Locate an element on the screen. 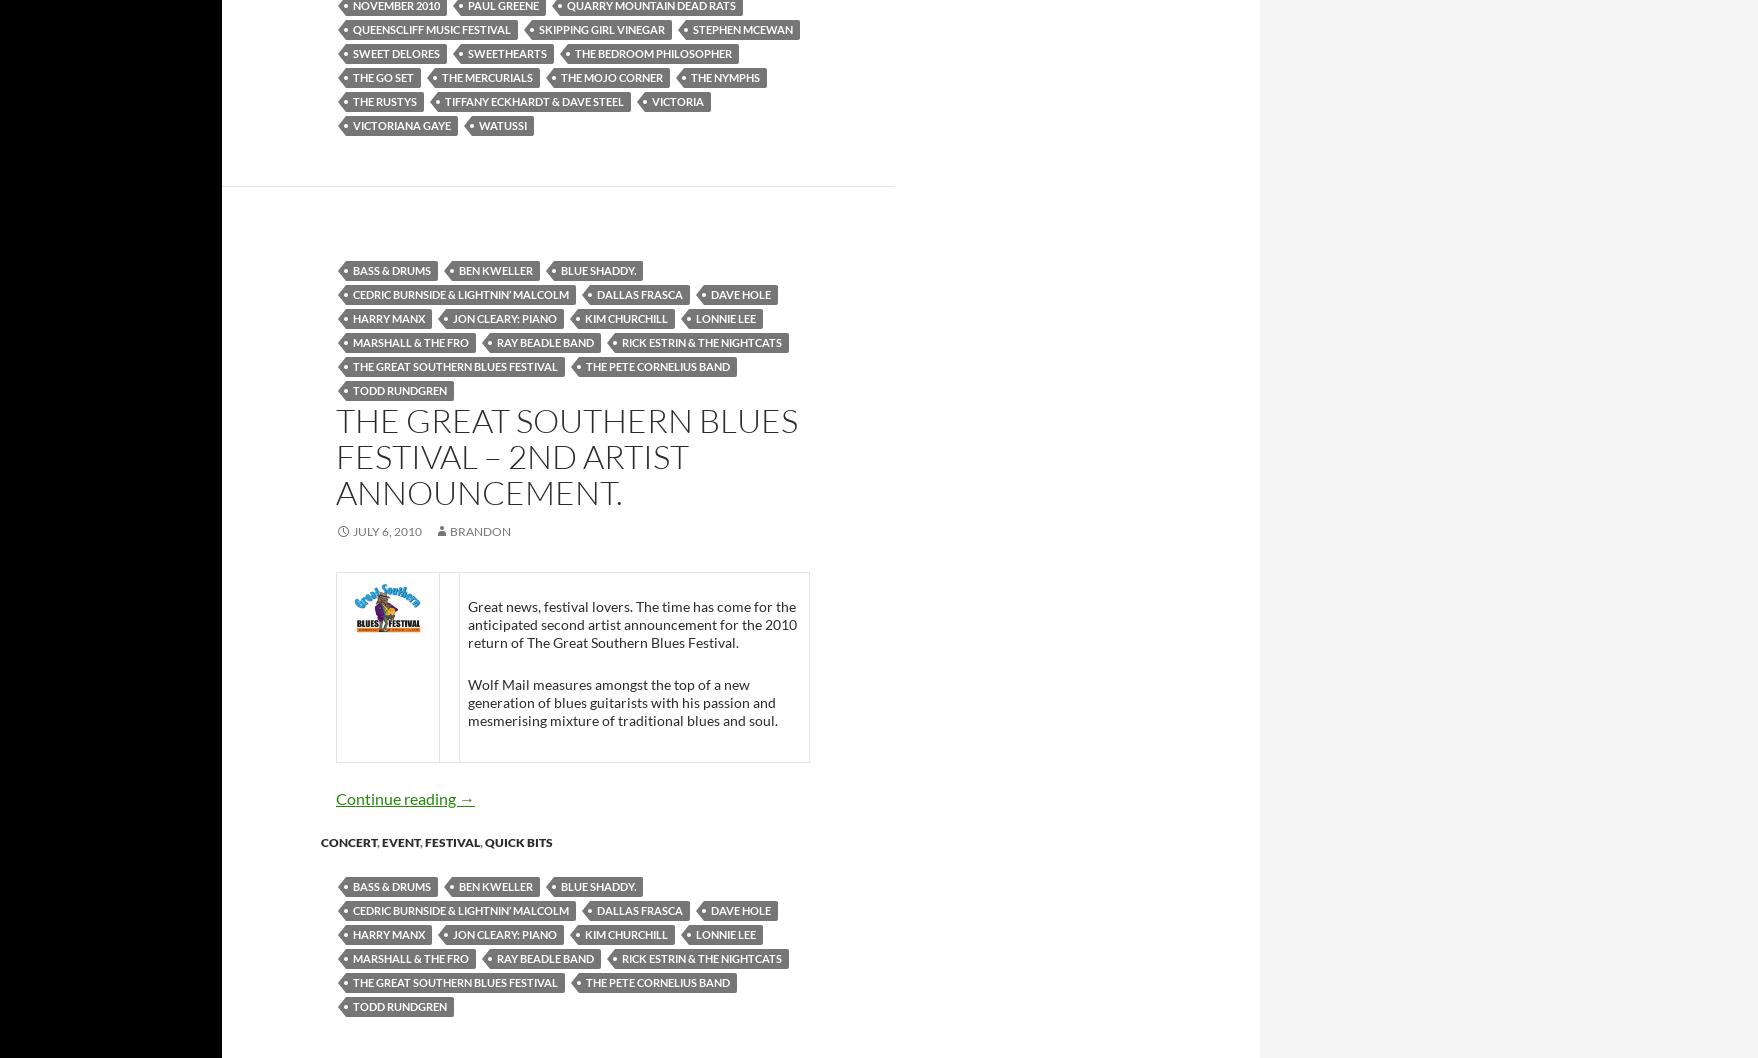  'The Rustys' is located at coordinates (385, 99).